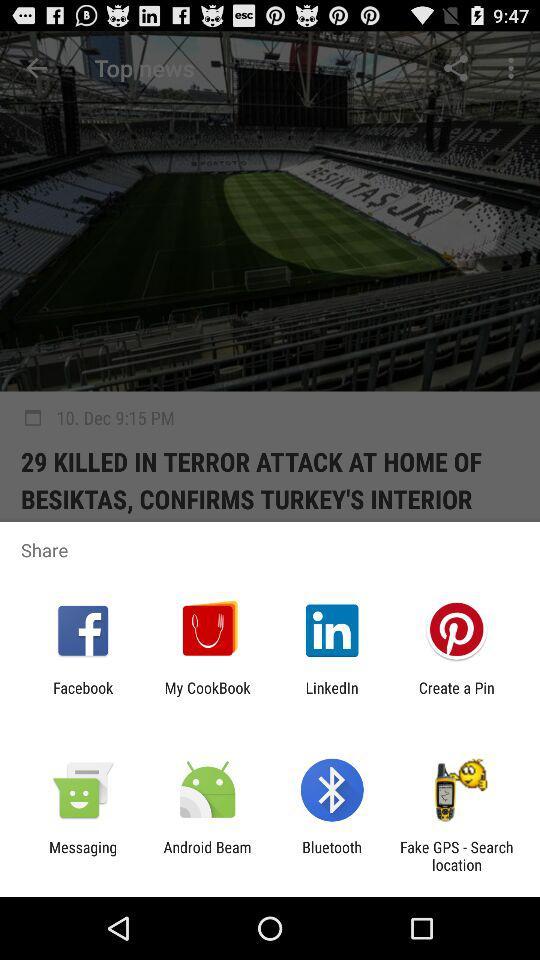  I want to click on the my cookbook app, so click(206, 696).